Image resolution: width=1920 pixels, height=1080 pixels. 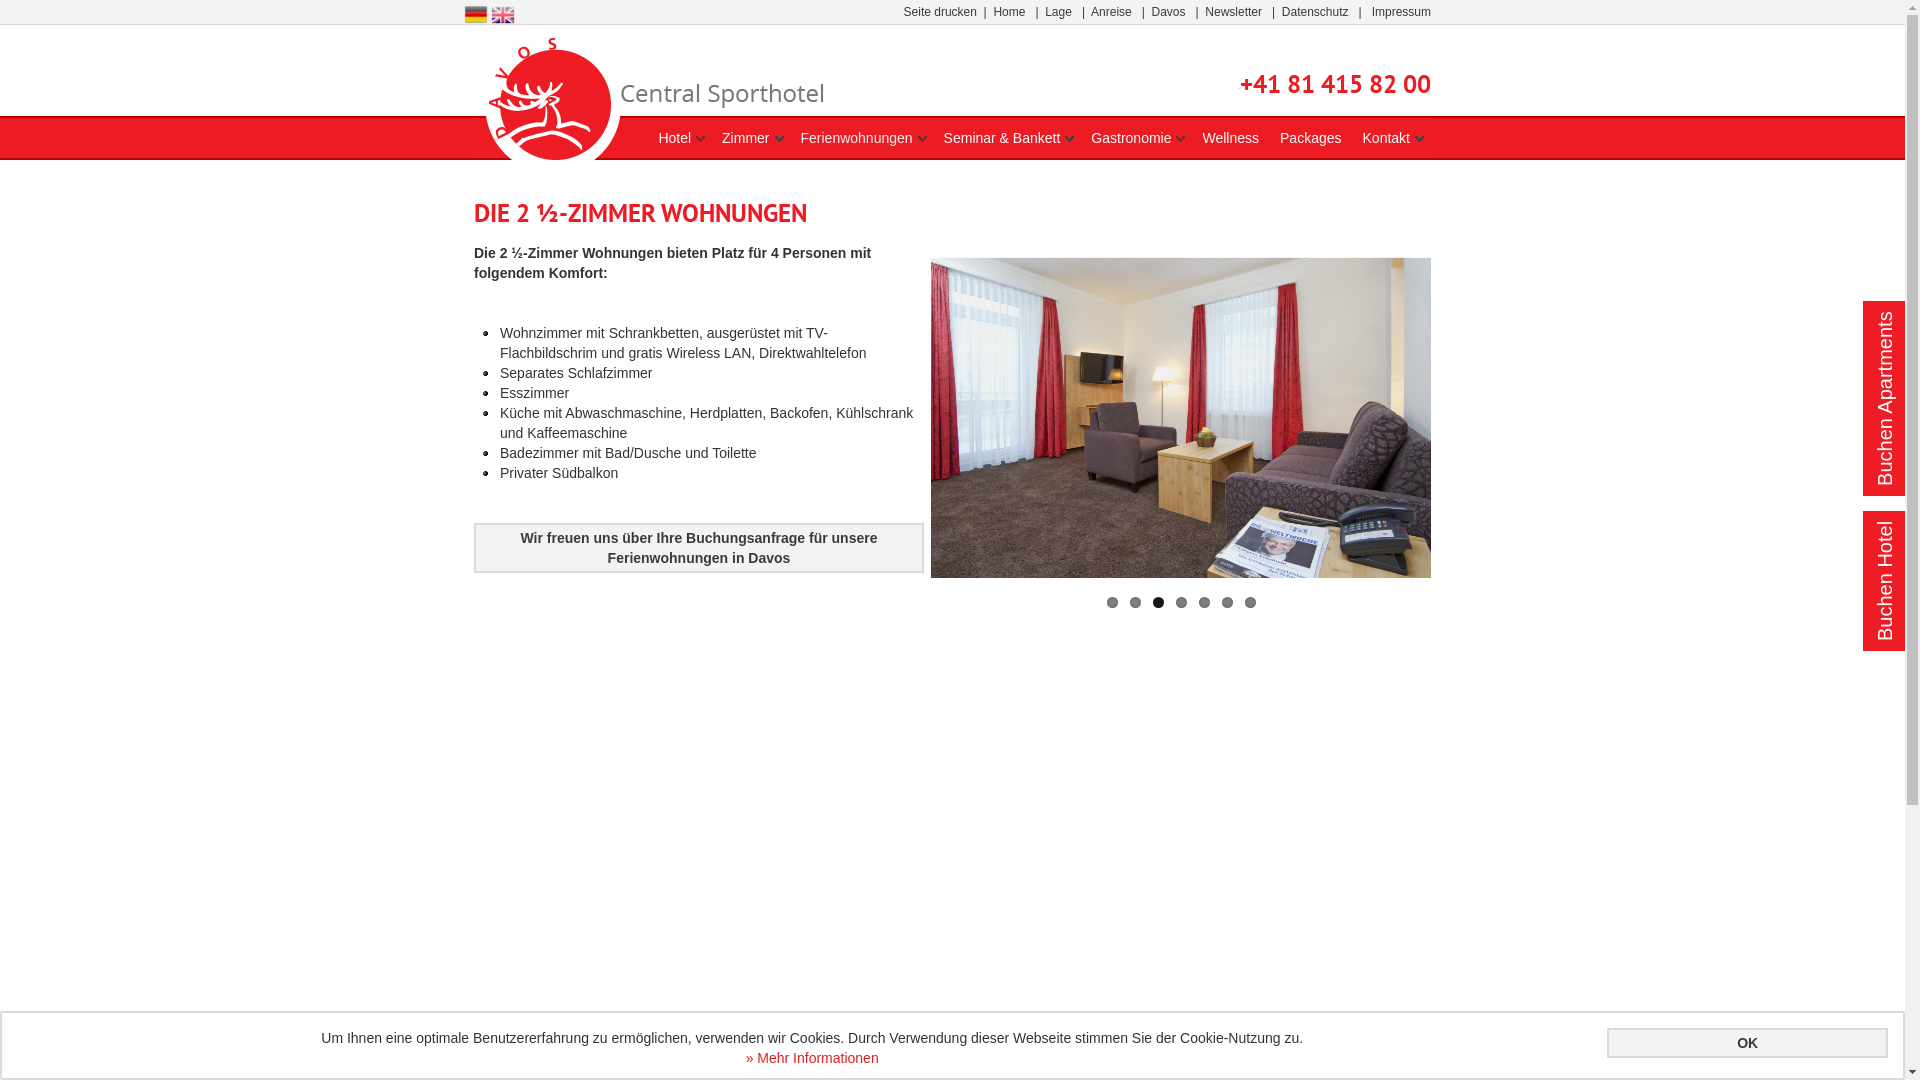 I want to click on '4', so click(x=1181, y=600).